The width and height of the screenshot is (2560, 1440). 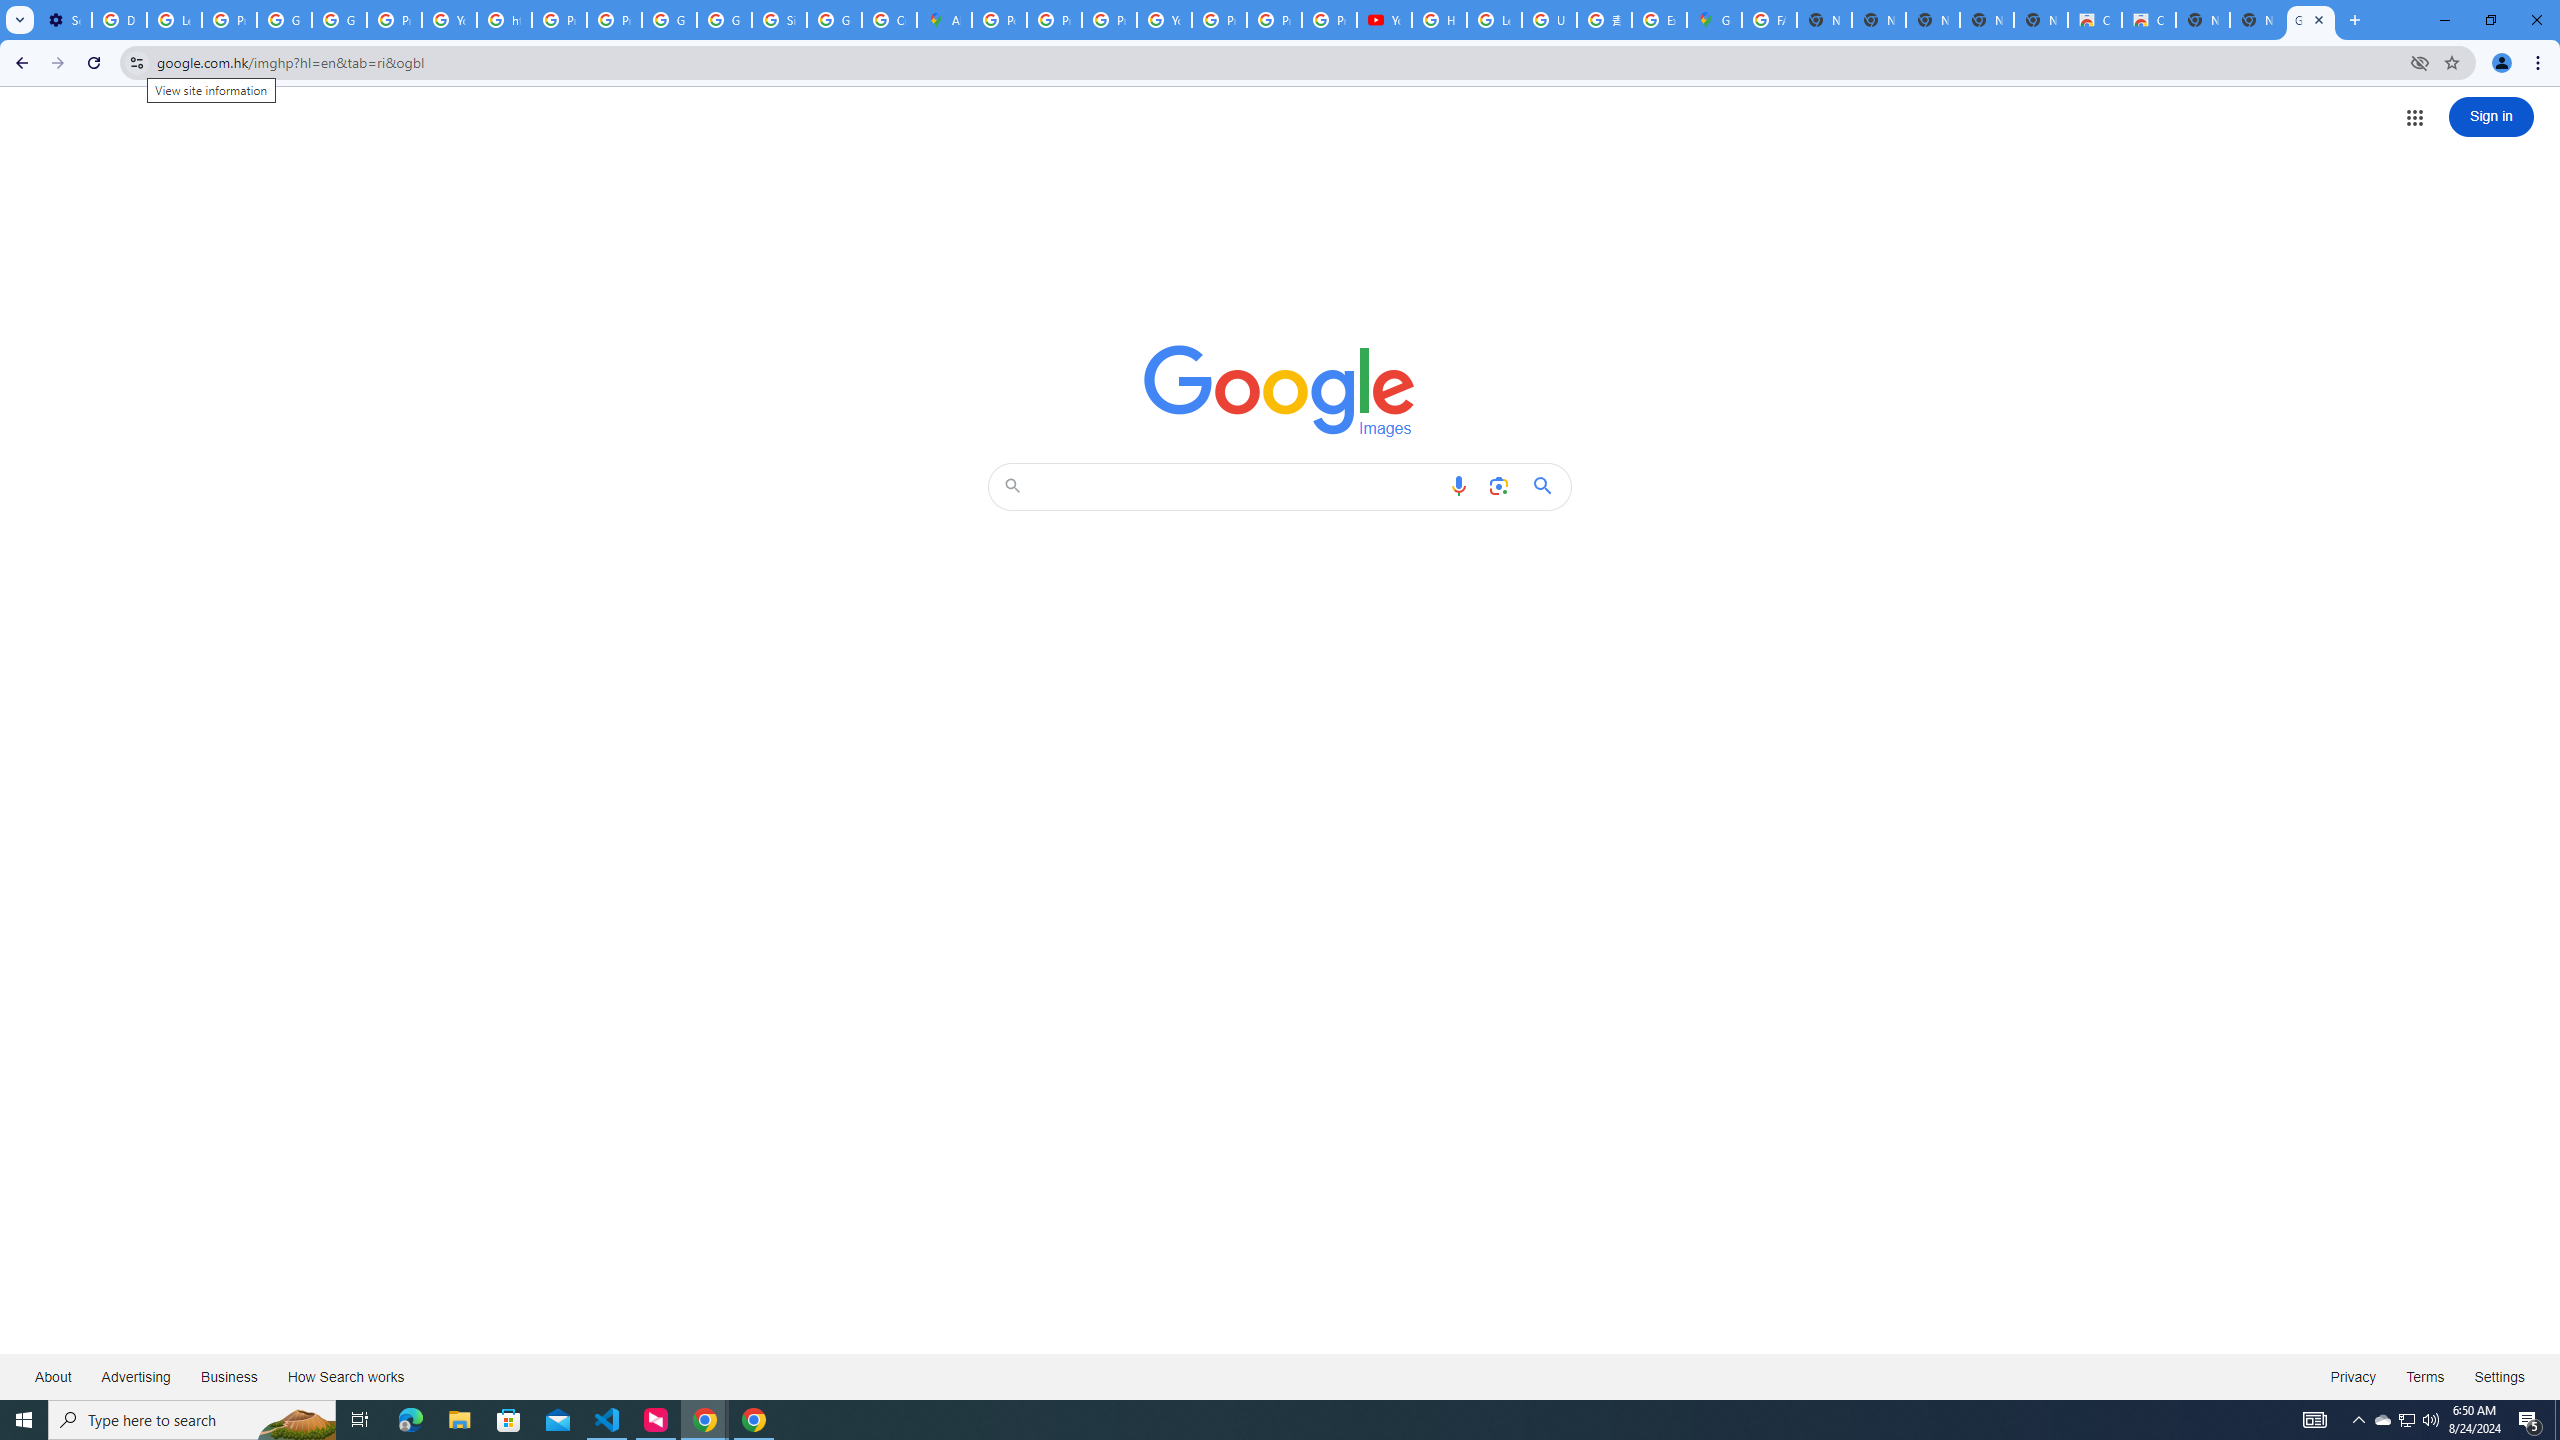 I want to click on 'Privacy Help Center - Policies Help', so click(x=1108, y=19).